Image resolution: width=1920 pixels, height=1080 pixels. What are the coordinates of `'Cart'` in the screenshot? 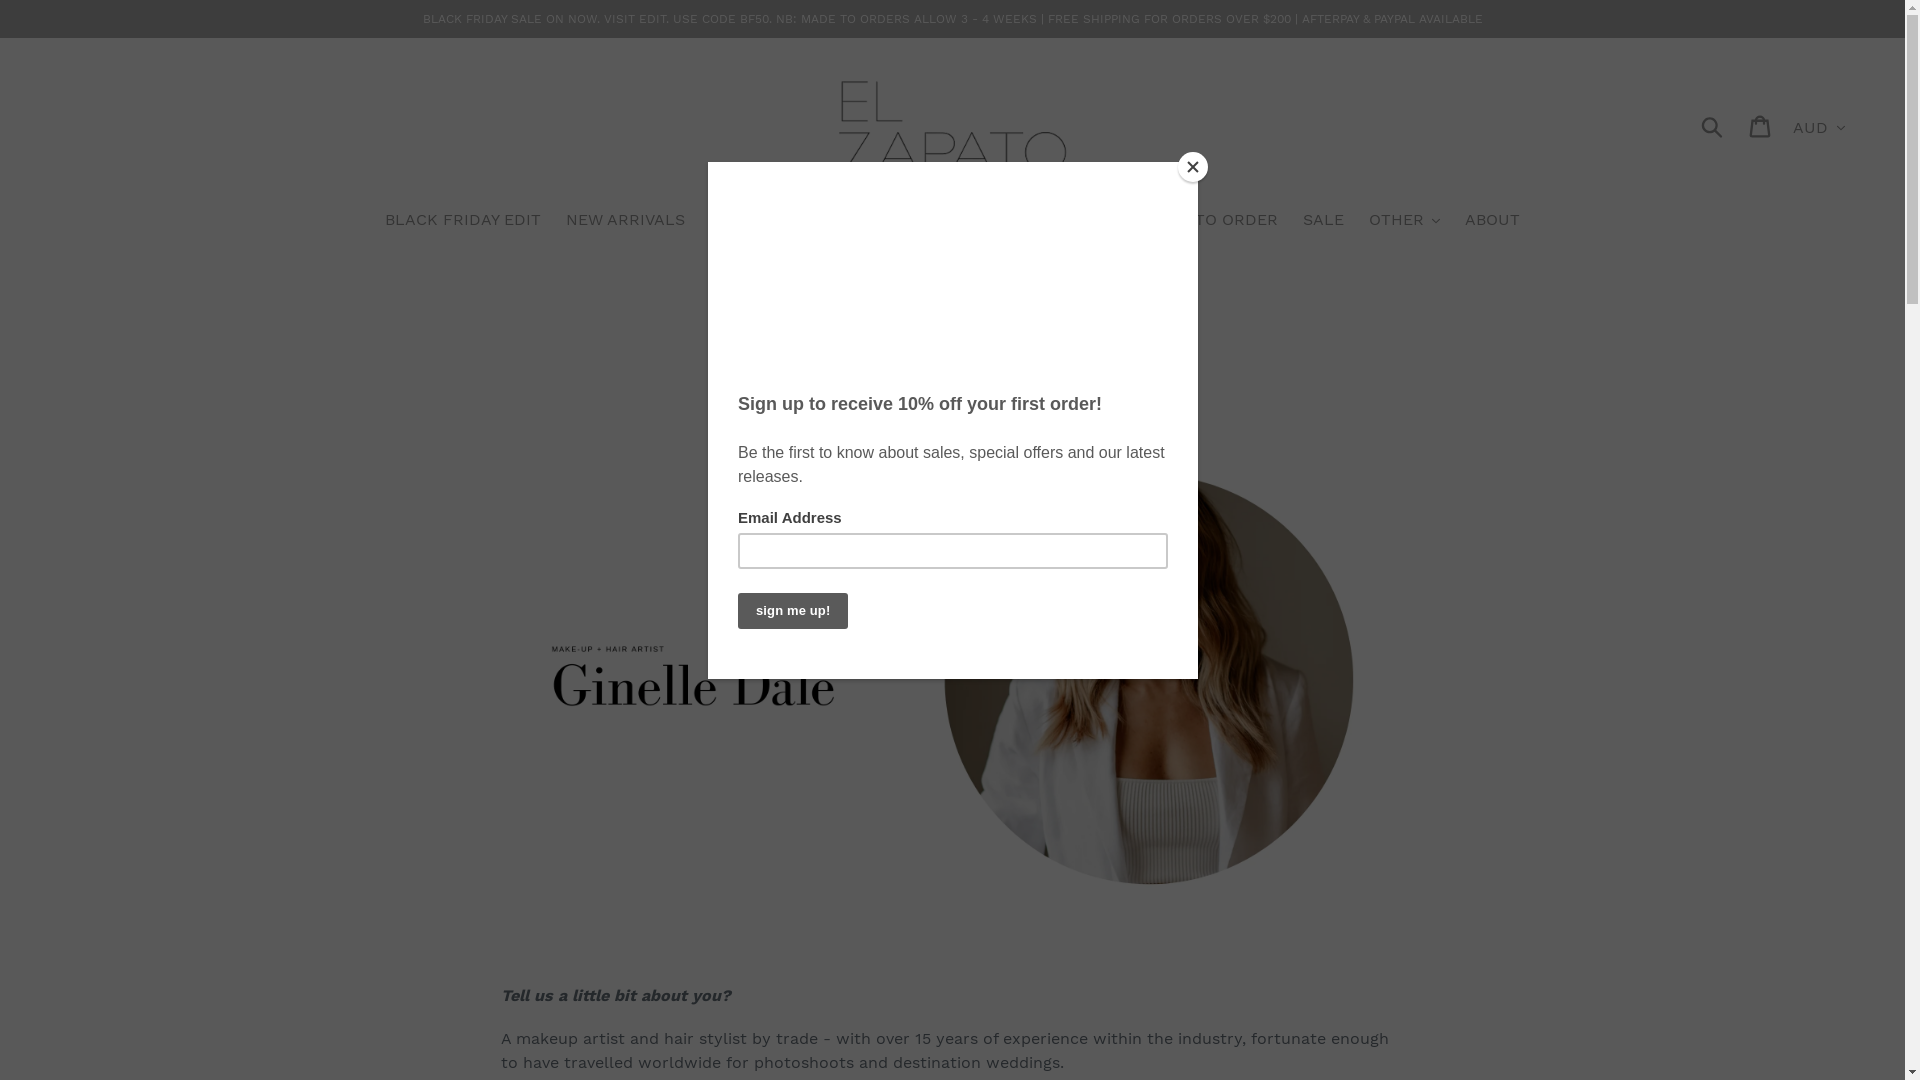 It's located at (1736, 125).